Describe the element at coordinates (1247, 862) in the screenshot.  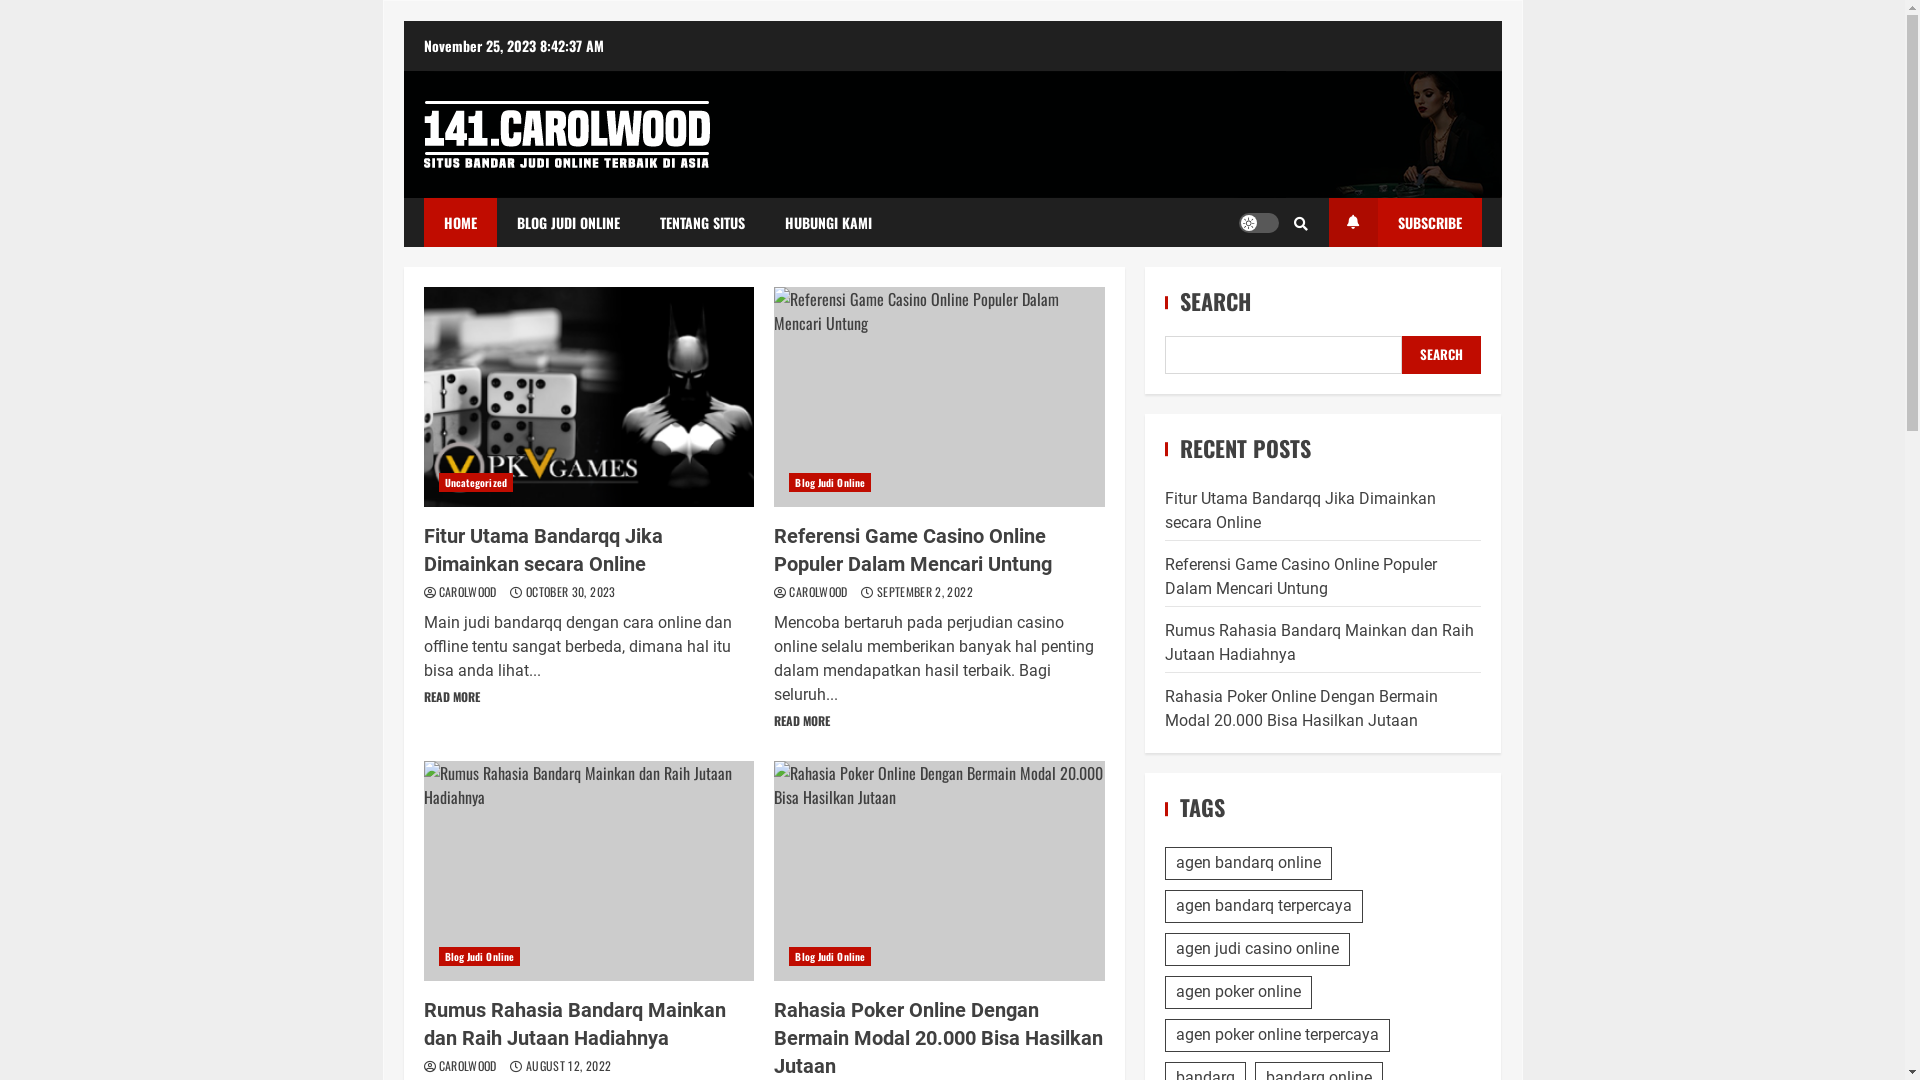
I see `'agen bandarq online'` at that location.